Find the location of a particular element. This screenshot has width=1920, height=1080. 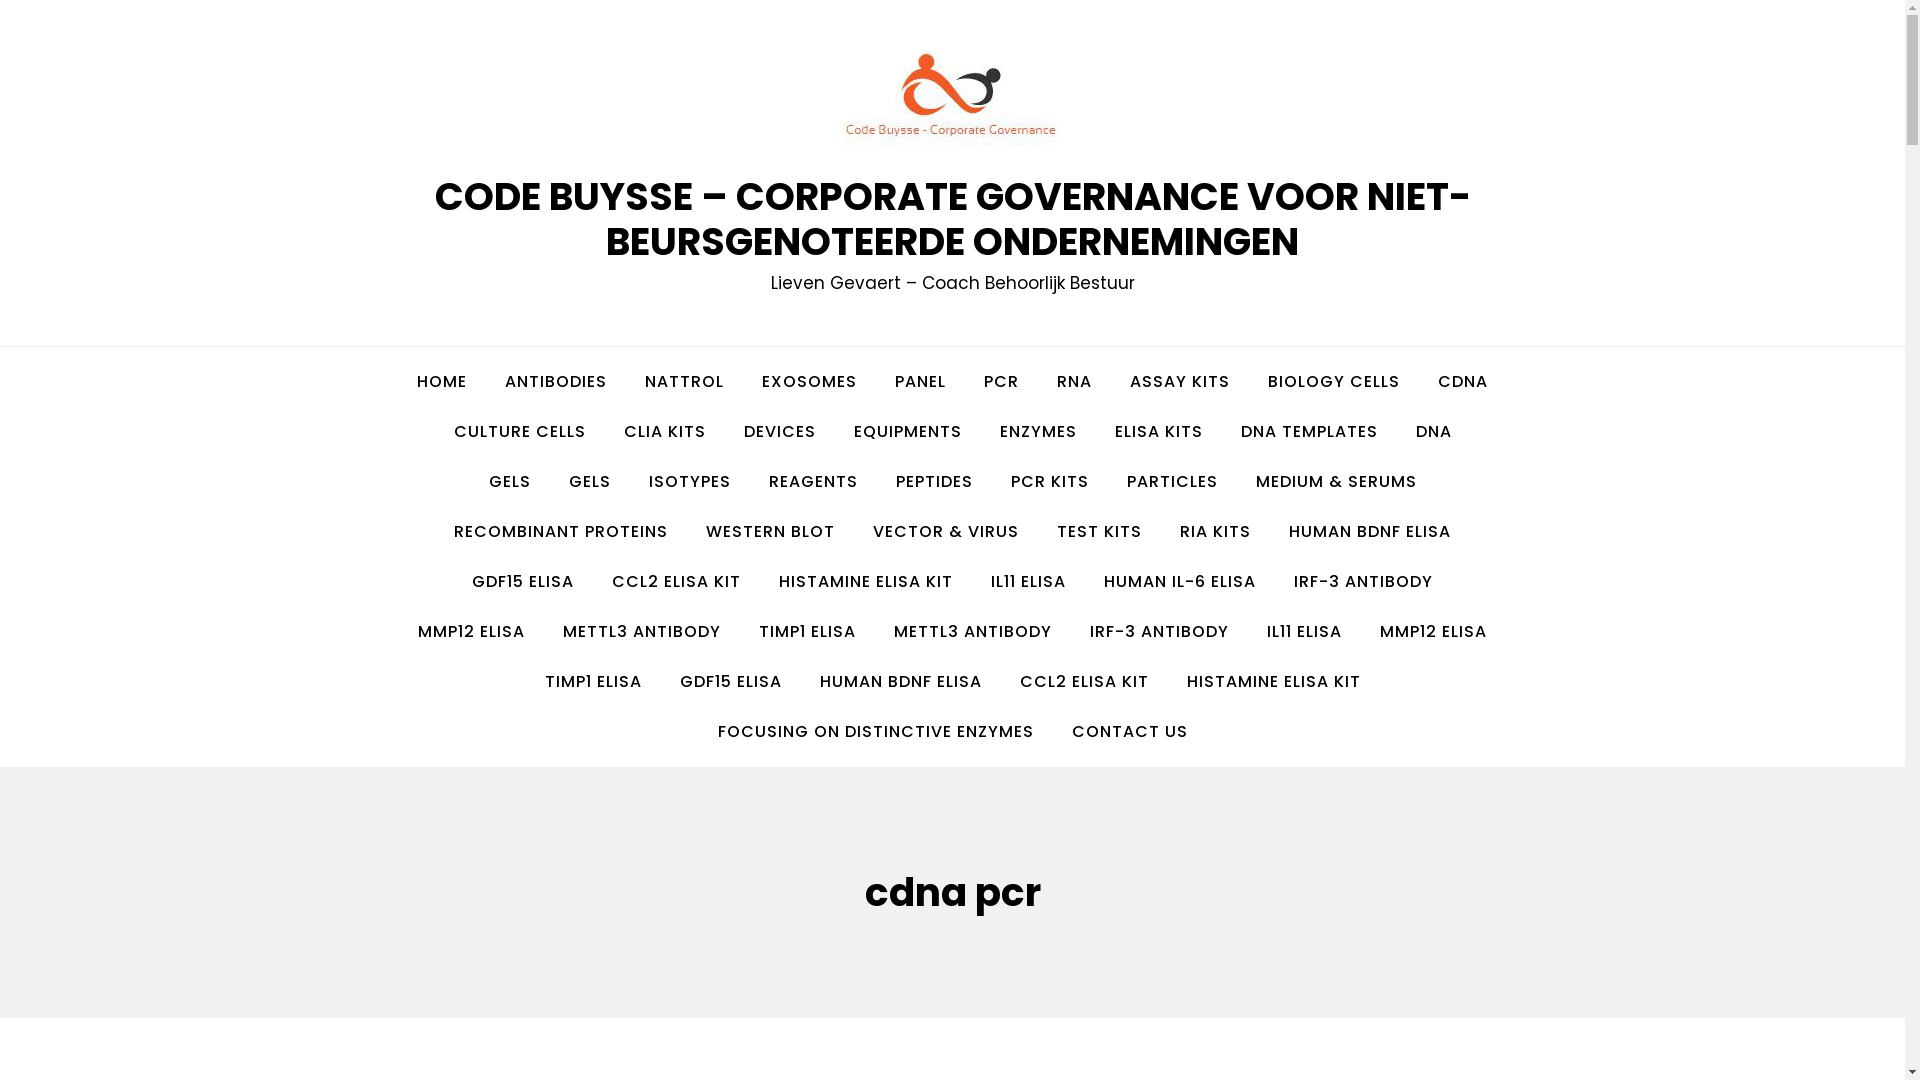

'RECOMBINANT PROTEINS' is located at coordinates (560, 531).